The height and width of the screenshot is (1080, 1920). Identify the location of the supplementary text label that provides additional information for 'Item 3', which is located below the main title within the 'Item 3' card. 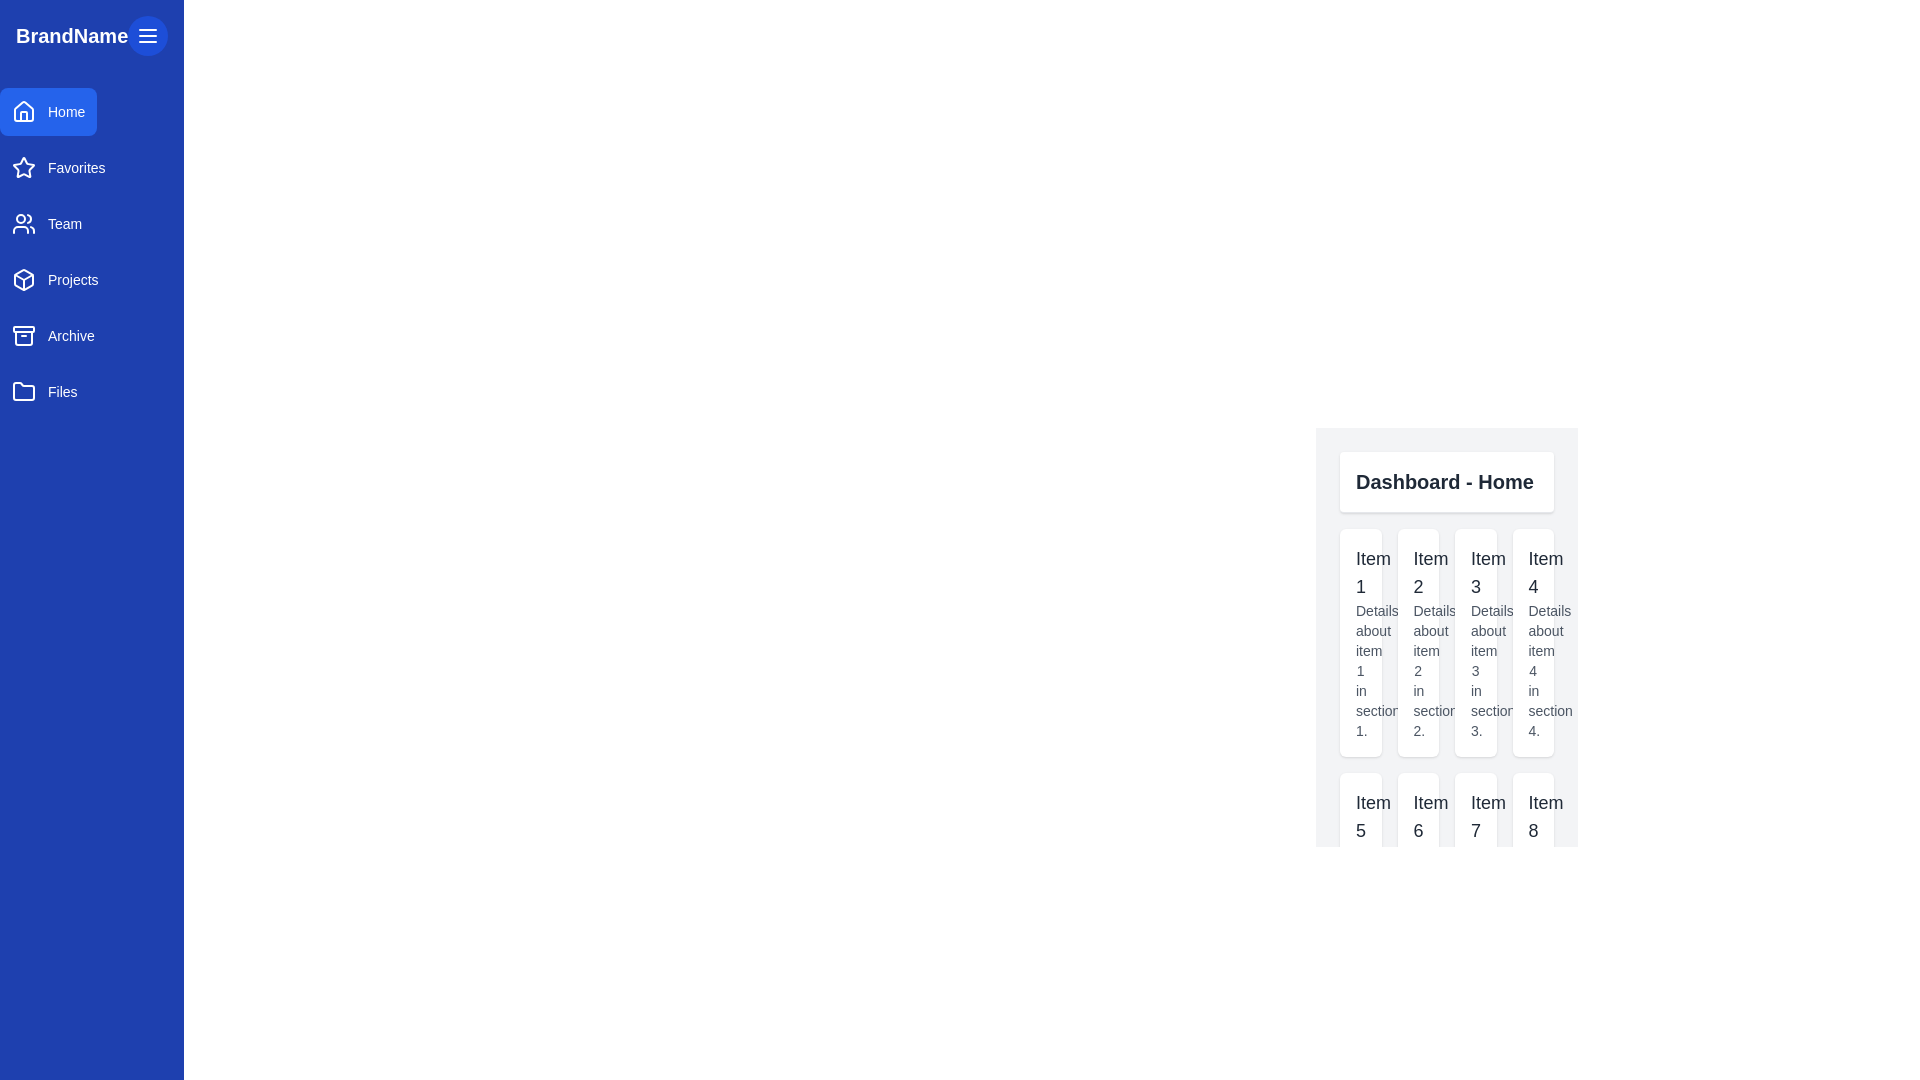
(1475, 671).